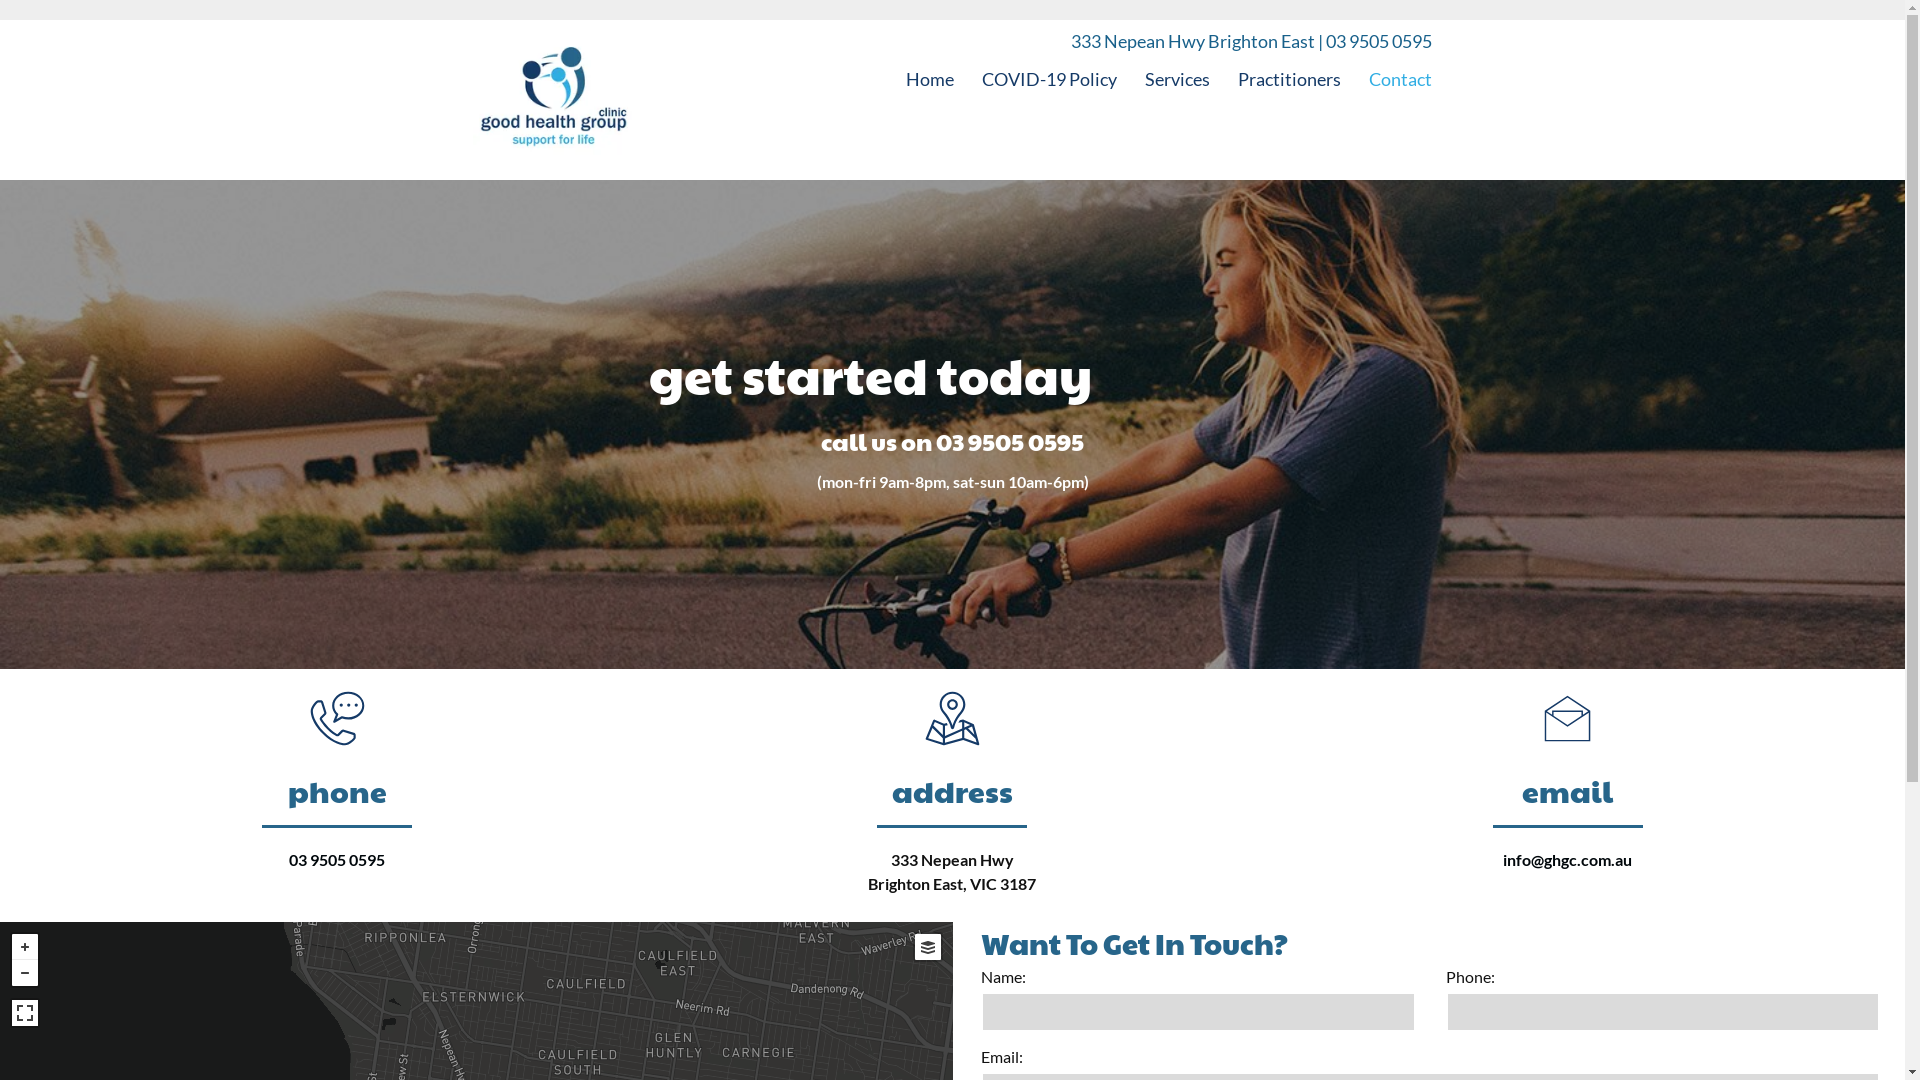  I want to click on 'Services', so click(1177, 77).